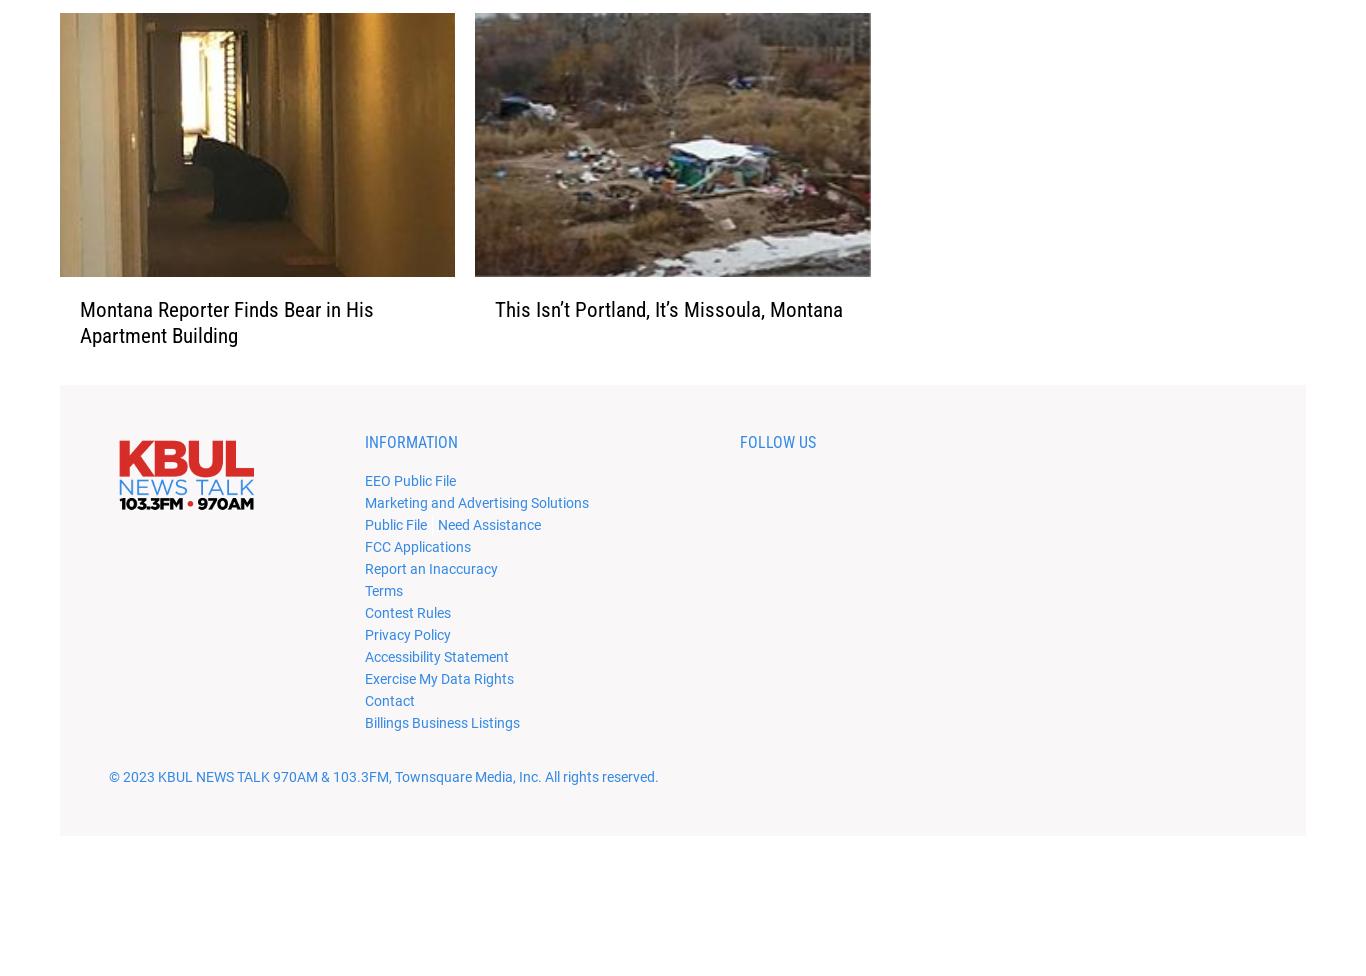  What do you see at coordinates (407, 665) in the screenshot?
I see `'Privacy Policy'` at bounding box center [407, 665].